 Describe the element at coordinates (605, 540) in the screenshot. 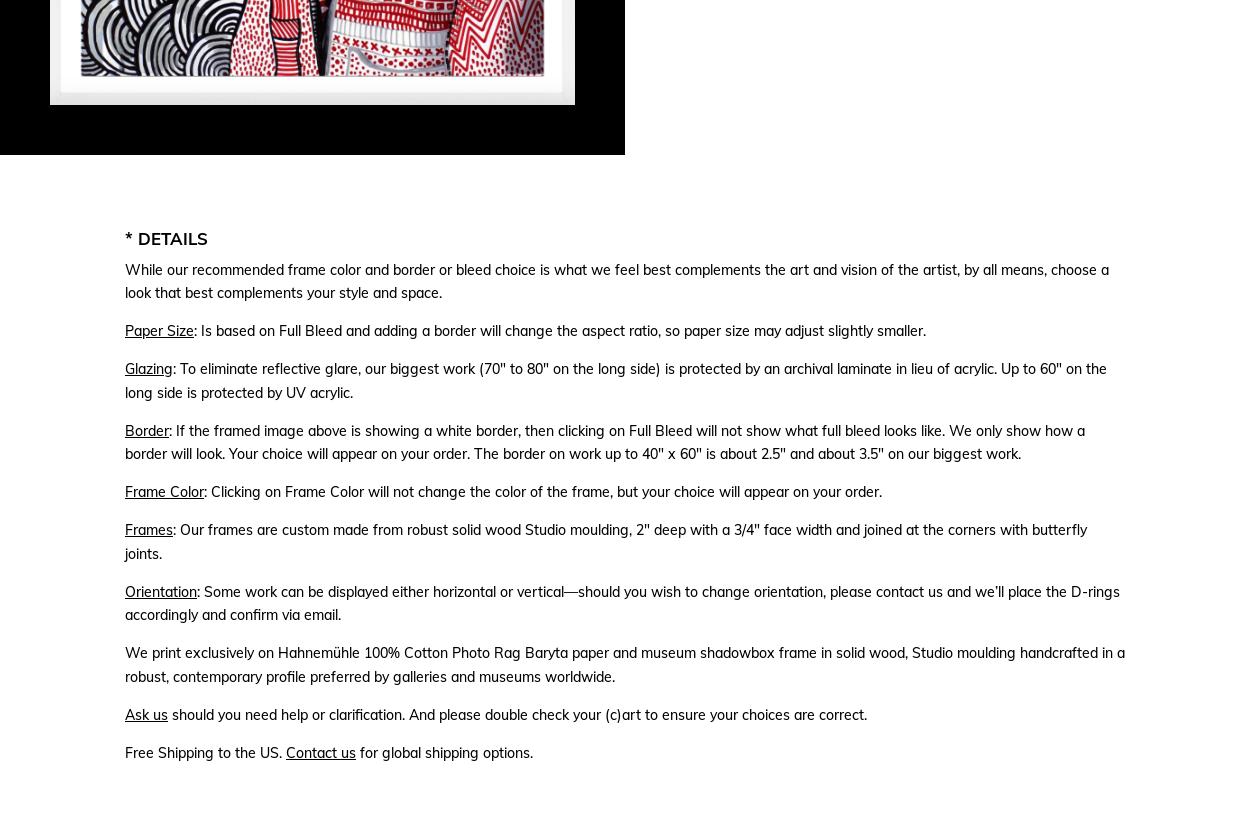

I see `': Our frames are custom made from robust solid wood Studio moulding, 2″ deep with a 3/4″ face width and joined at the corners with butterfly joints.'` at that location.